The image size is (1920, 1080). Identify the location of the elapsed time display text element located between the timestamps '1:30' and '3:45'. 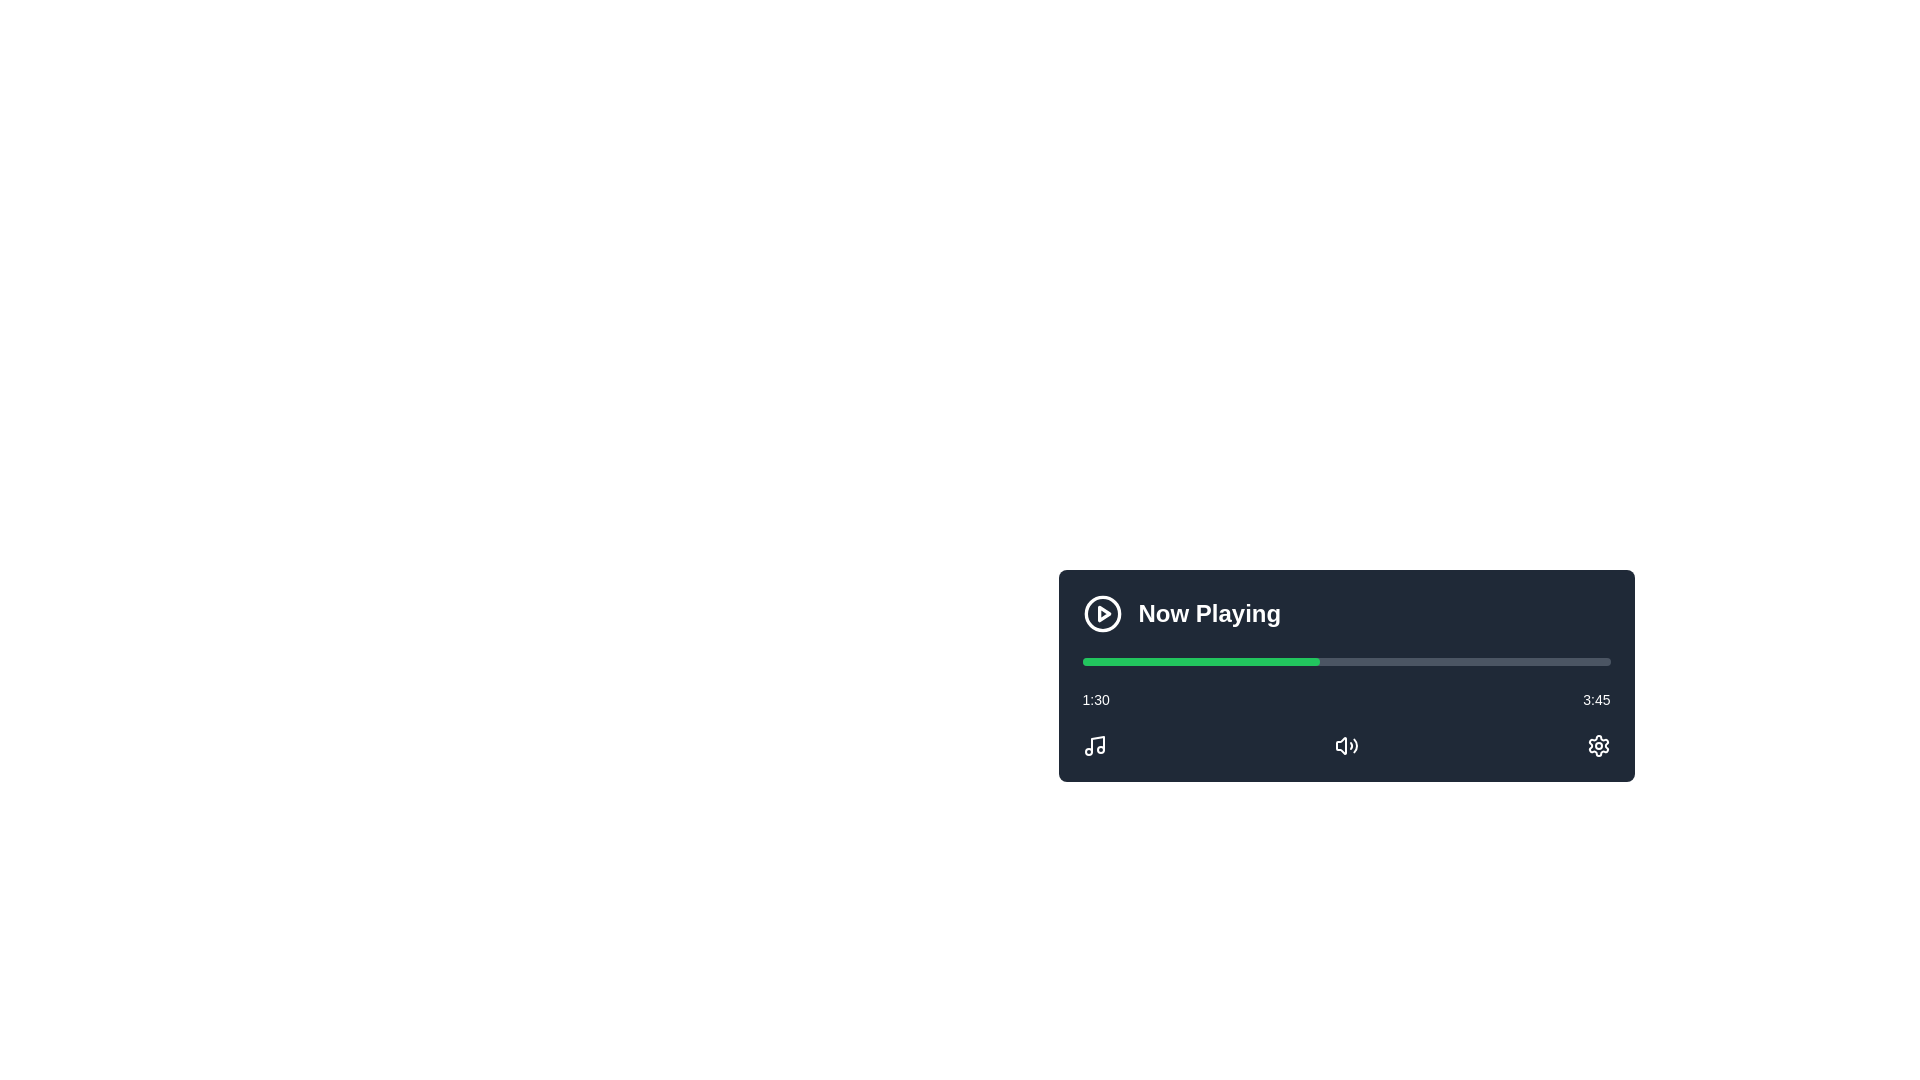
(1095, 698).